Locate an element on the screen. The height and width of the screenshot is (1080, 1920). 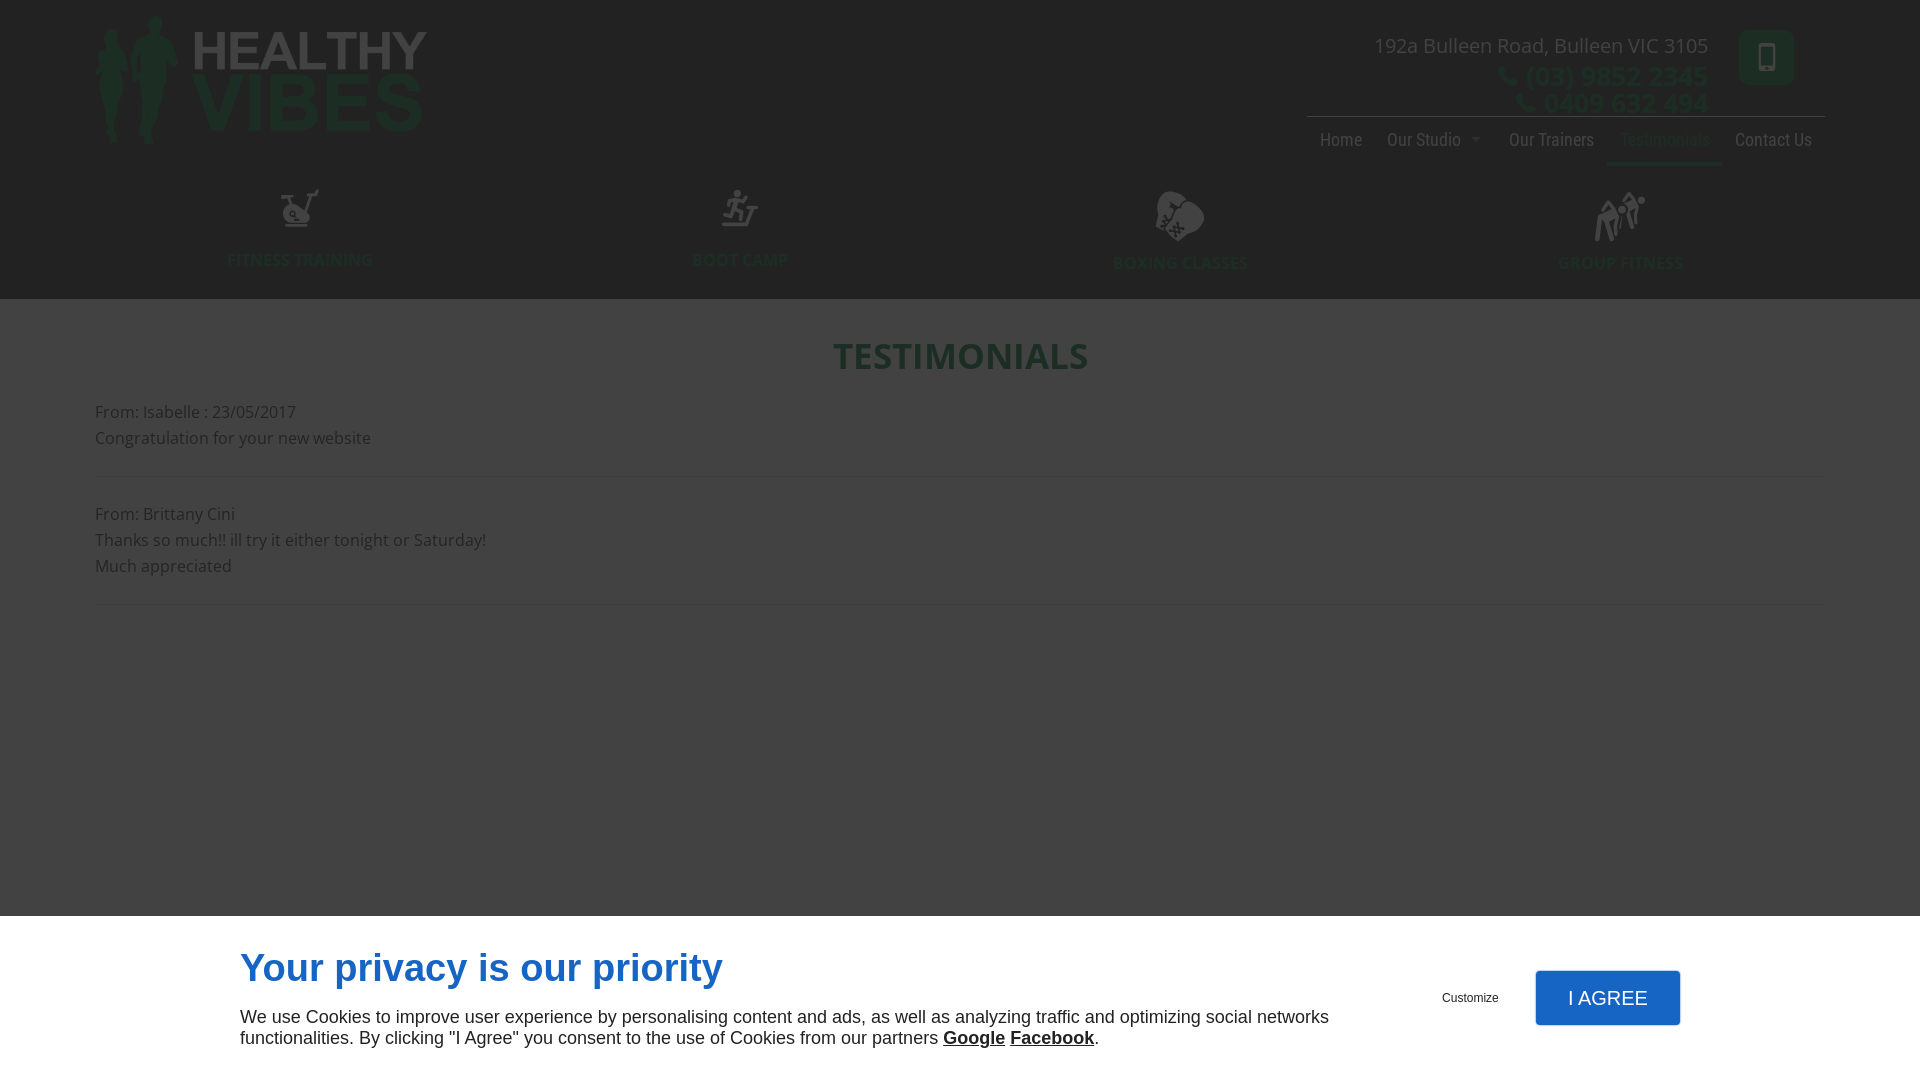
'Testimonials' is located at coordinates (1665, 140).